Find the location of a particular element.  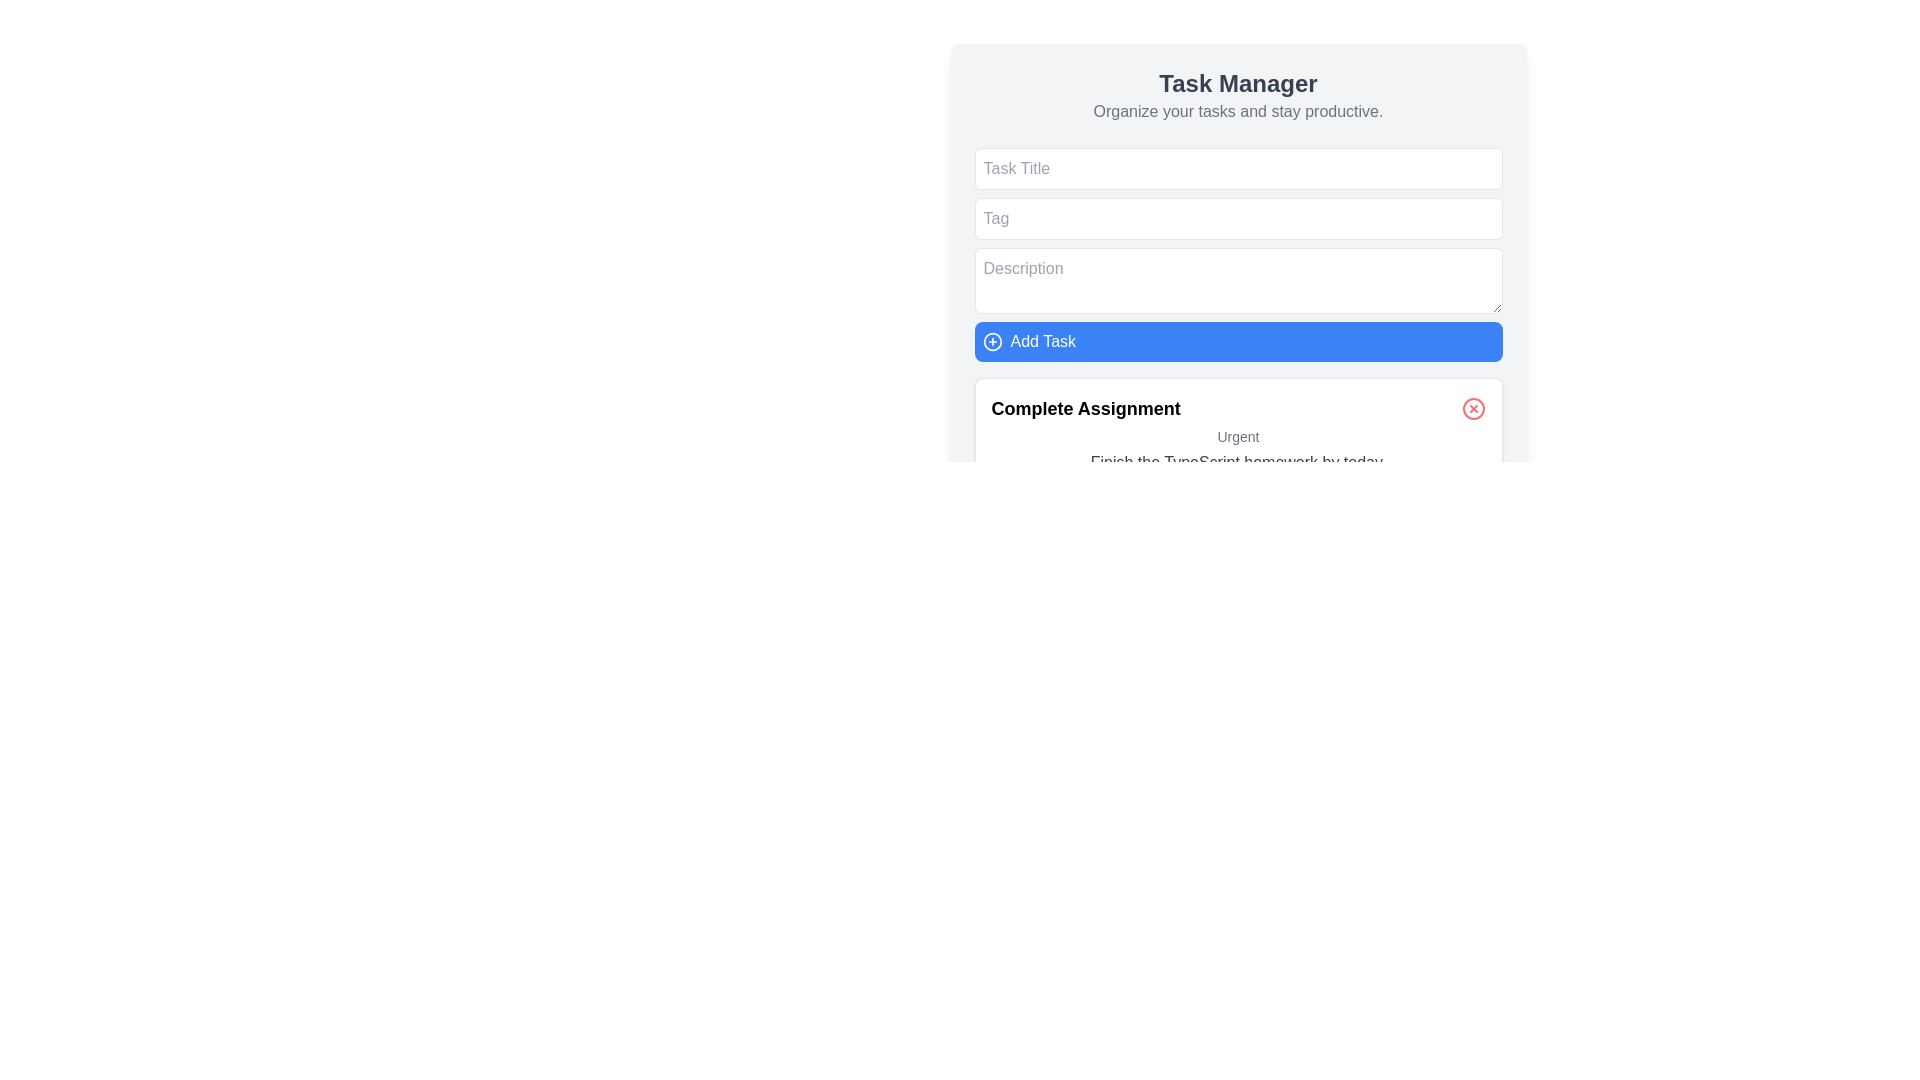

the Text Label displaying the phrase 'Organize your tasks and stay productive.' located beneath the main heading 'Task Manager' is located at coordinates (1237, 111).